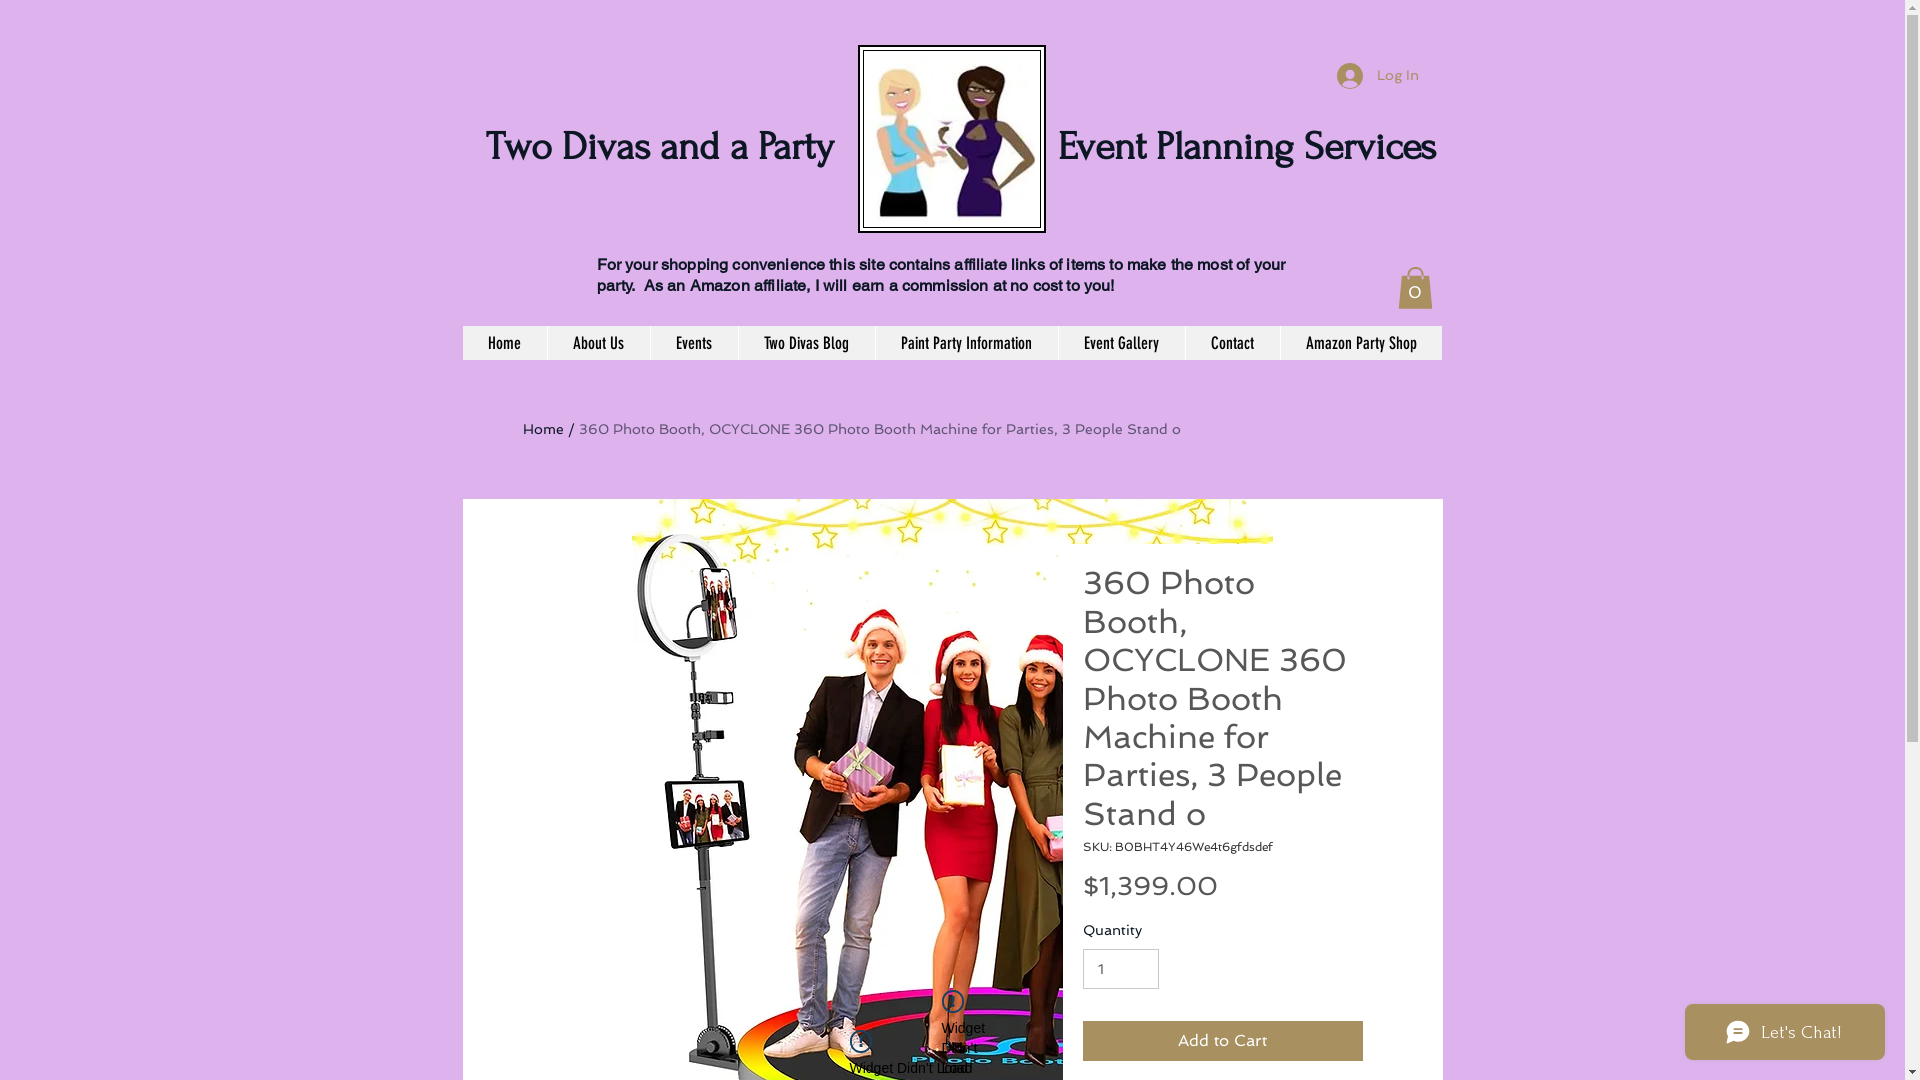 This screenshot has height=1080, width=1920. Describe the element at coordinates (1230, 342) in the screenshot. I see `'Contact'` at that location.